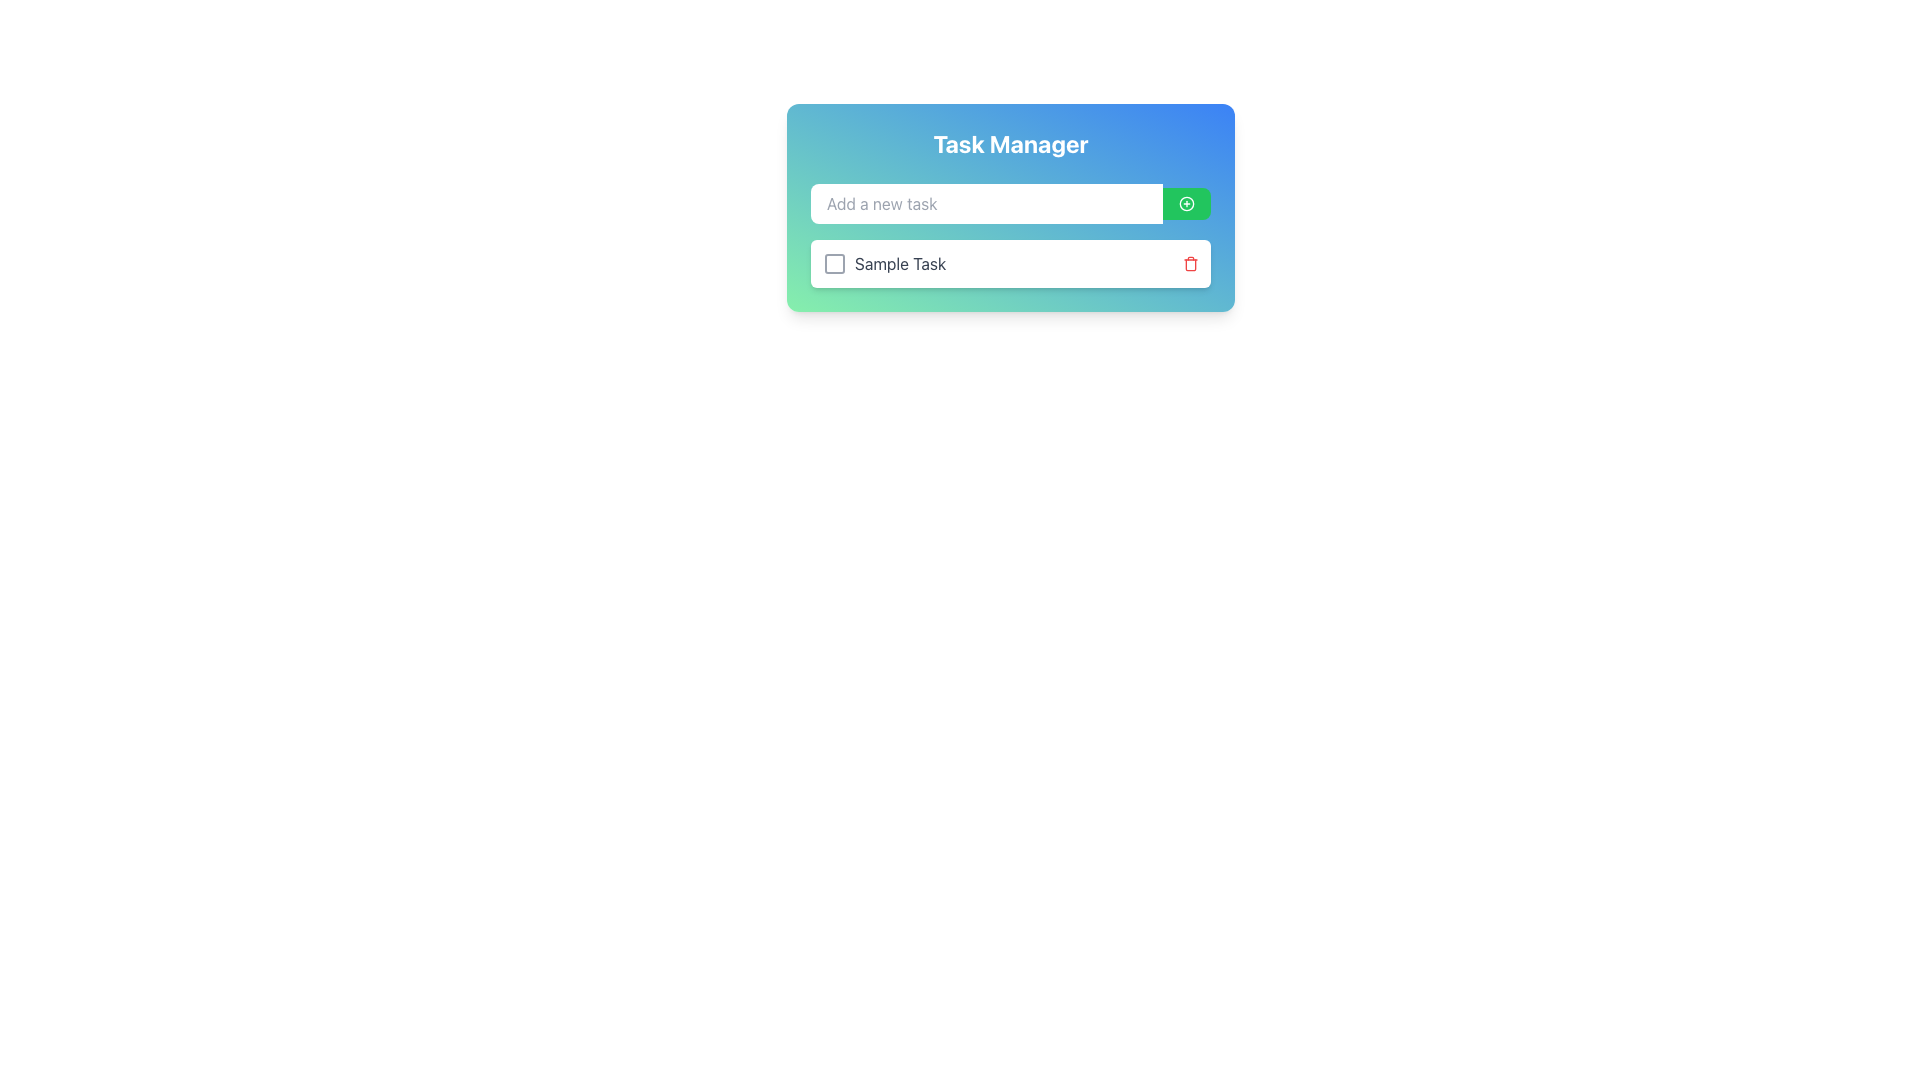 The image size is (1920, 1080). I want to click on the checkbox toggle button located to the left of the 'Sample Task' text in the task manager interface, so click(835, 262).